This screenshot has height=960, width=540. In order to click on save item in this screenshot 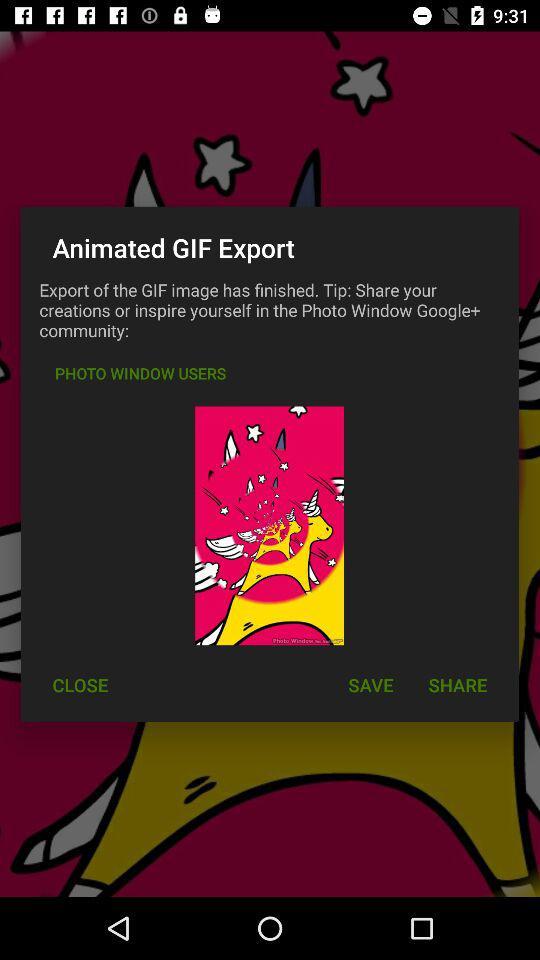, I will do `click(369, 685)`.